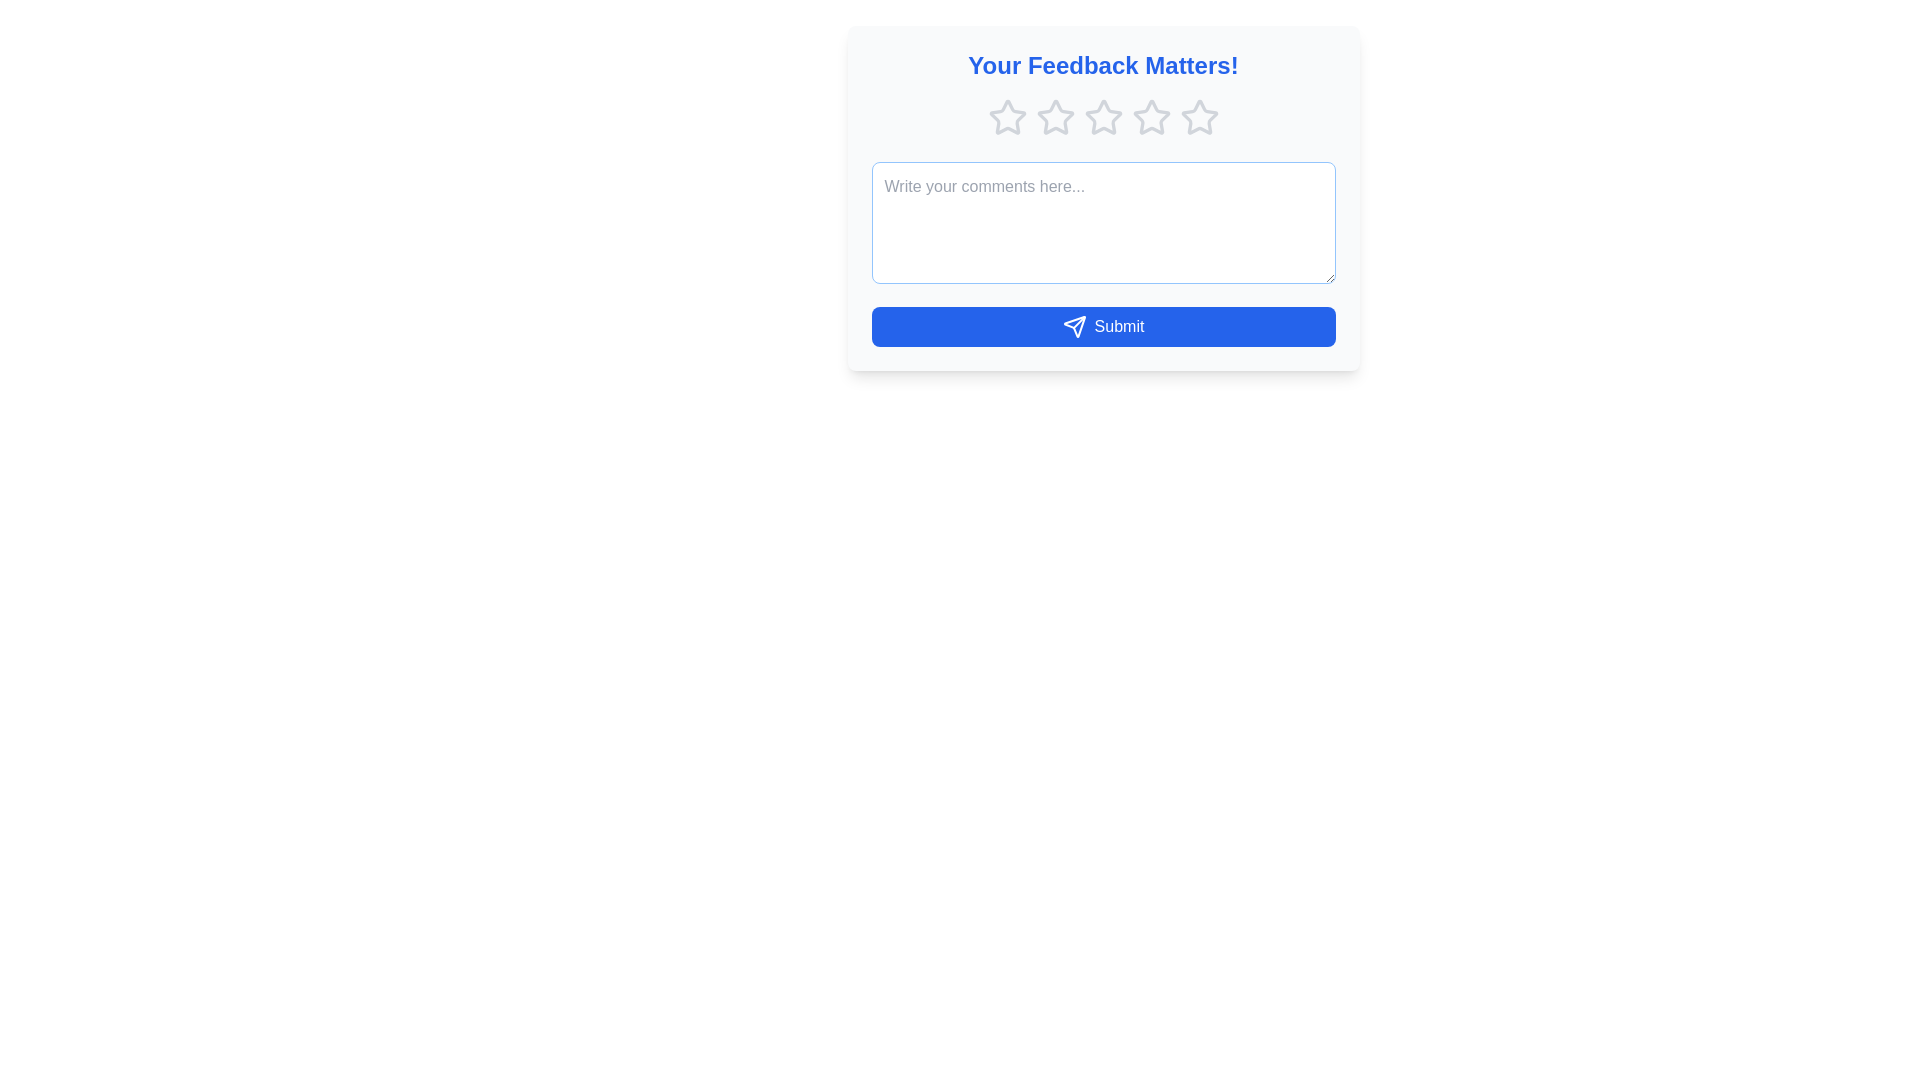 This screenshot has width=1920, height=1080. I want to click on the 'Submit' button with a blue background and white text, so click(1102, 326).